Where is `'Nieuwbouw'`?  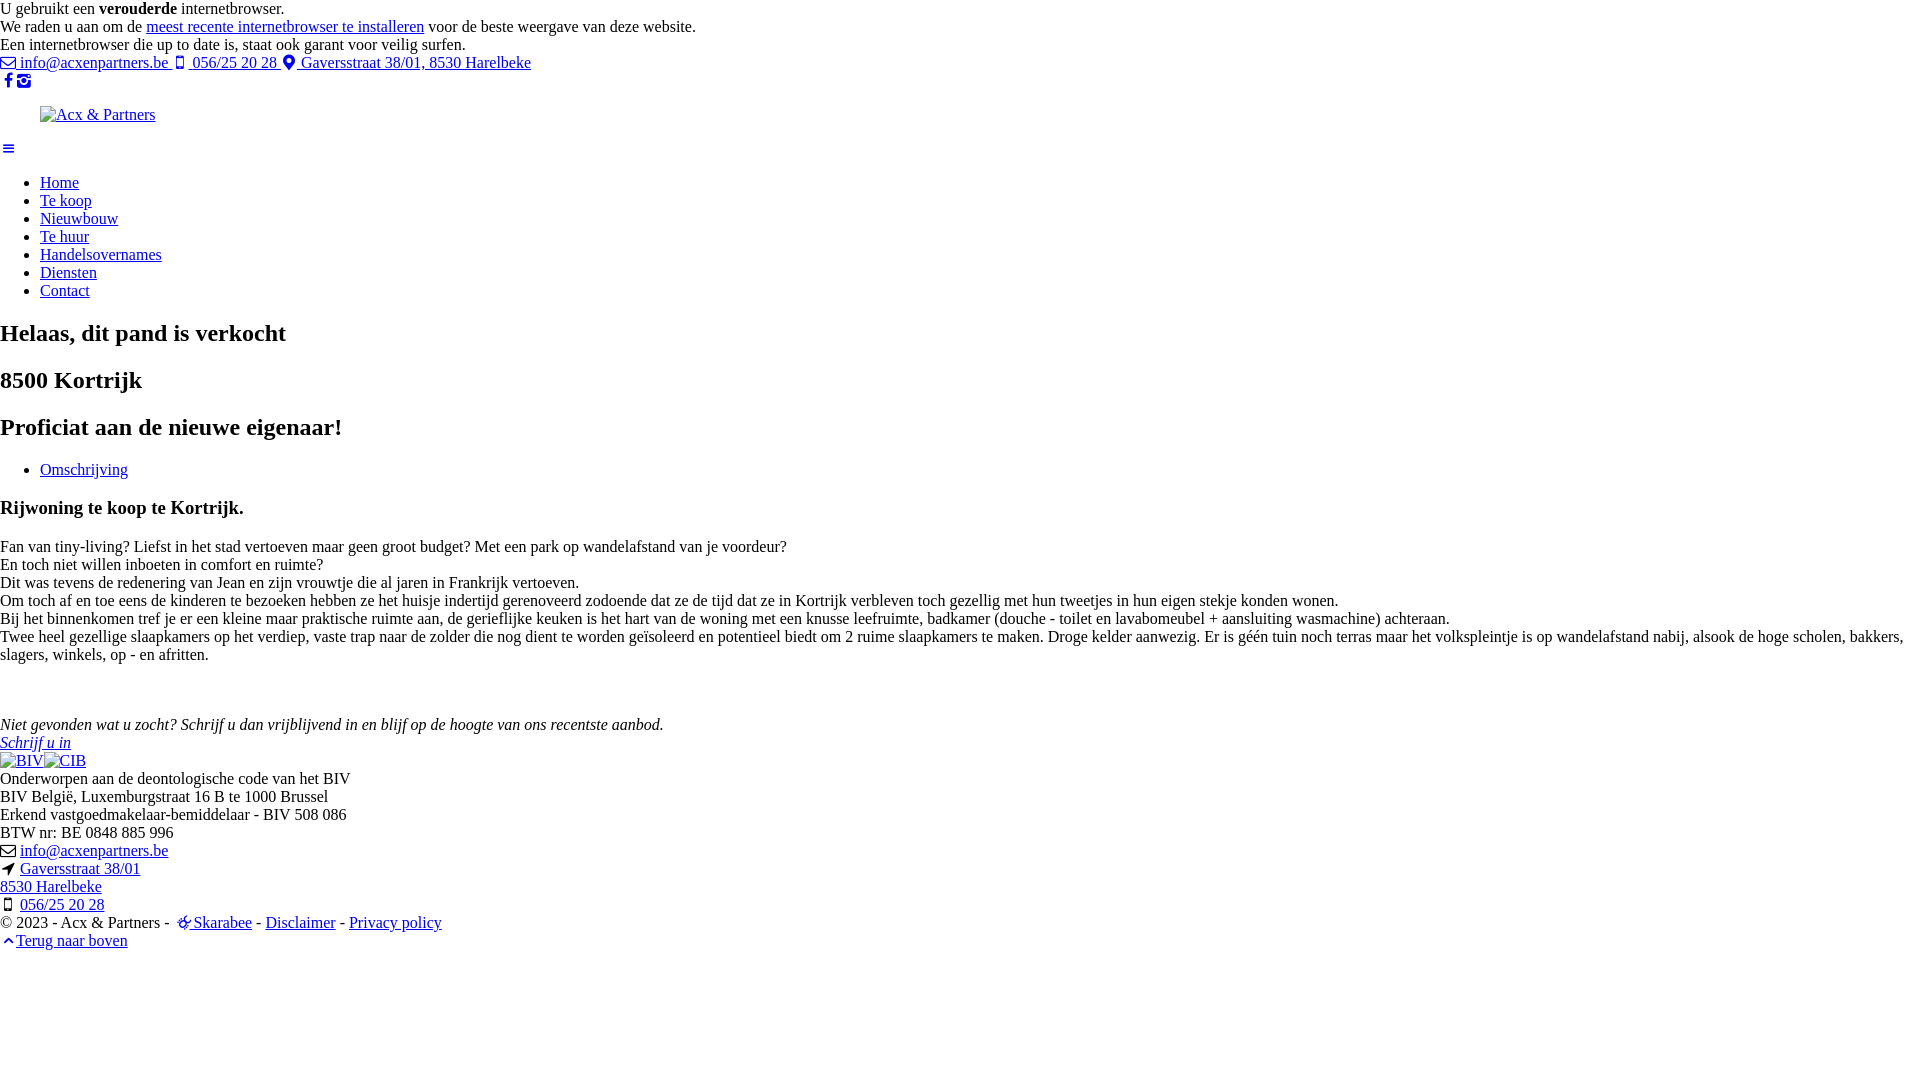 'Nieuwbouw' is located at coordinates (78, 218).